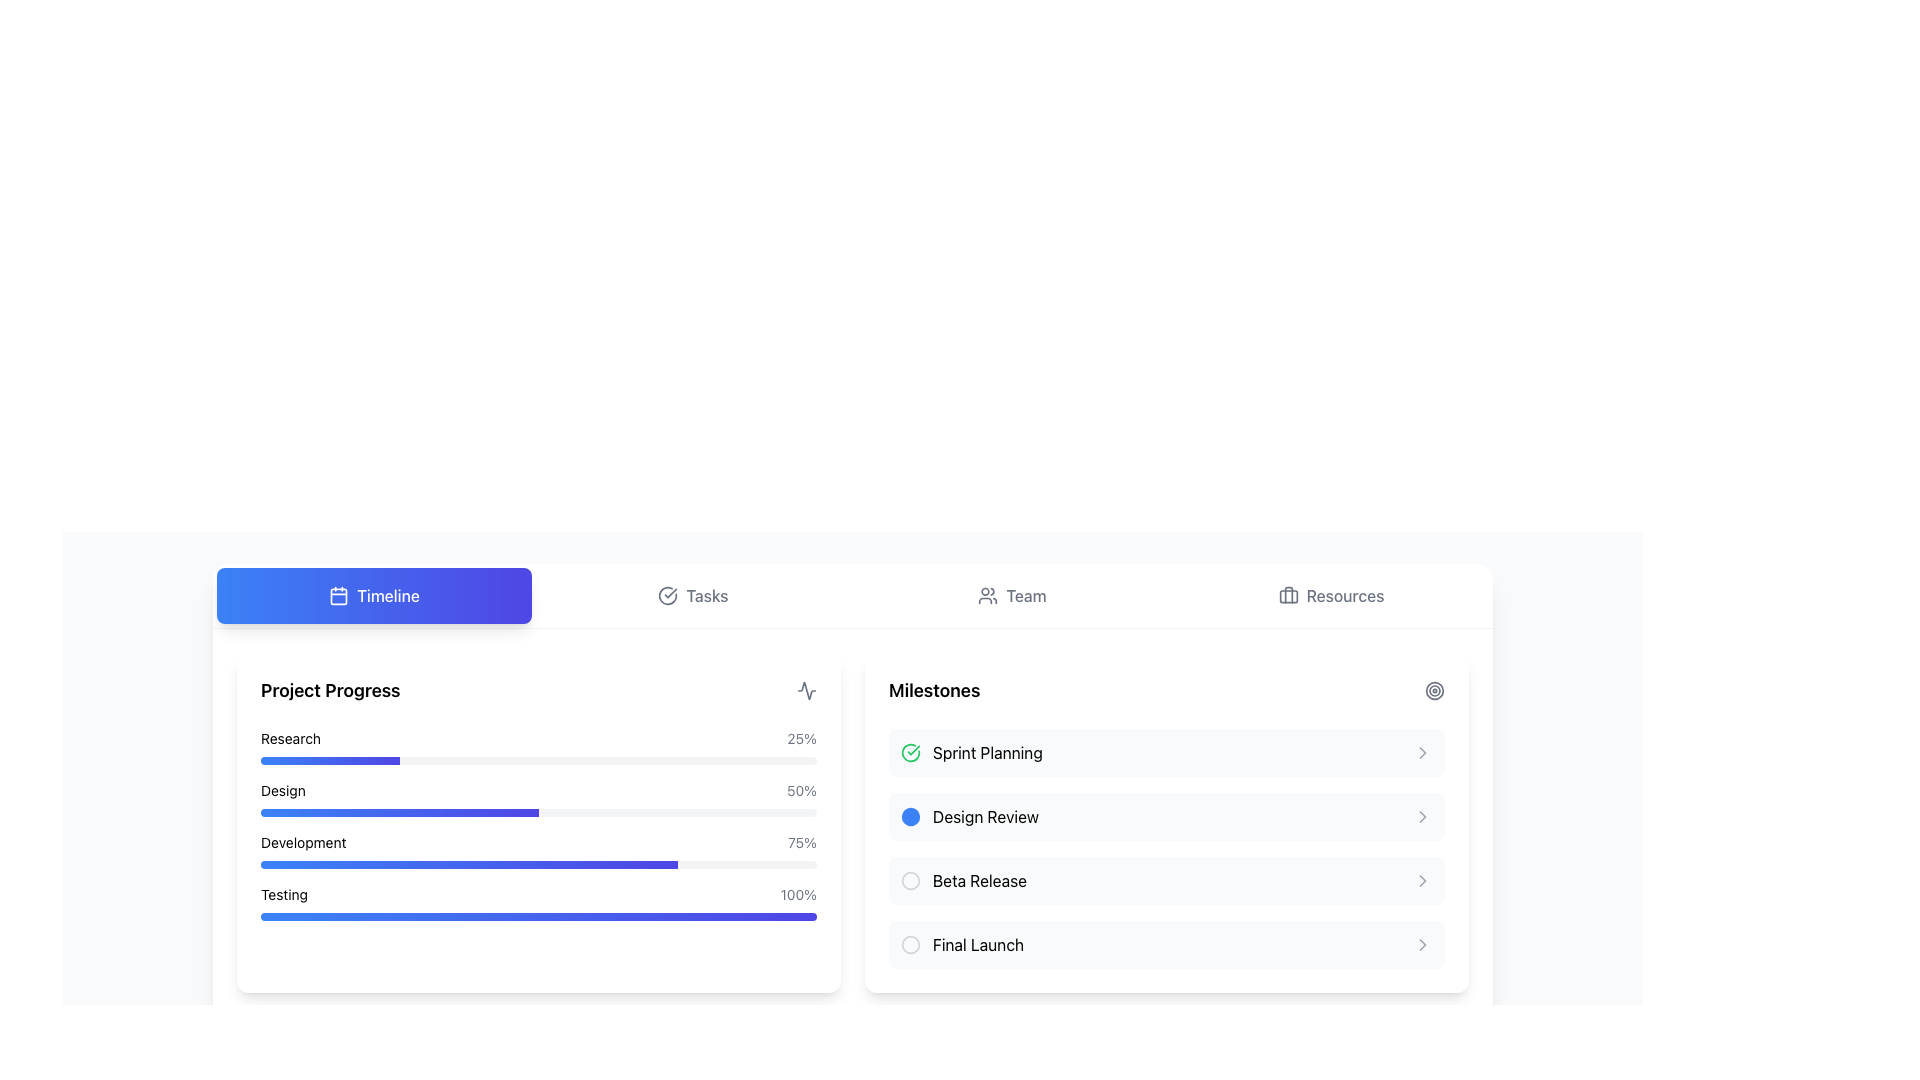 The height and width of the screenshot is (1080, 1920). I want to click on the right-pointing chevron icon in the Milestones section, so click(1421, 879).